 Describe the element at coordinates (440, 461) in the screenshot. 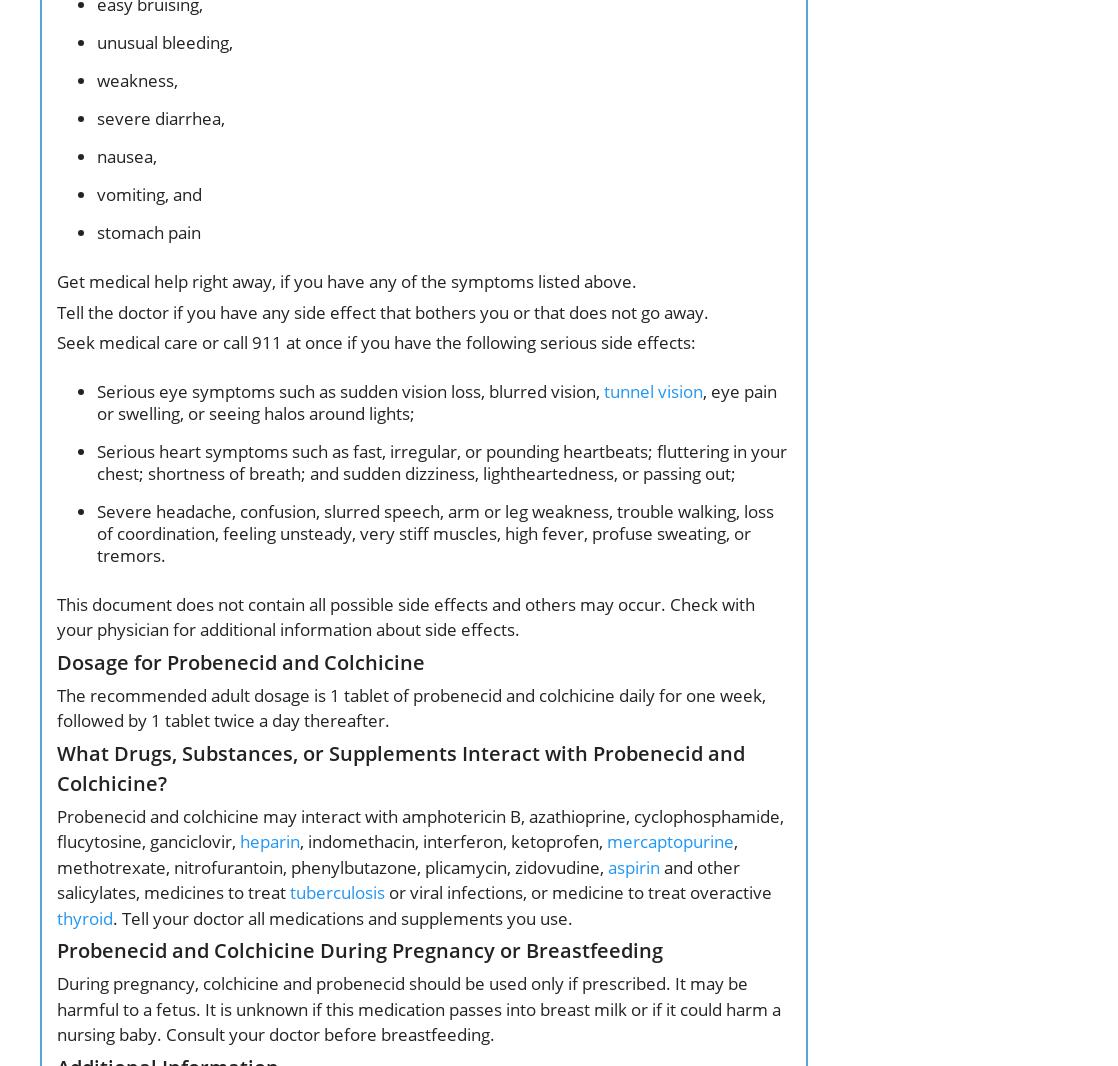

I see `'Serious heart symptoms such as fast, irregular, or pounding heartbeats; fluttering in your chest; shortness of breath; and sudden dizziness, lightheartedness, or passing out;'` at that location.